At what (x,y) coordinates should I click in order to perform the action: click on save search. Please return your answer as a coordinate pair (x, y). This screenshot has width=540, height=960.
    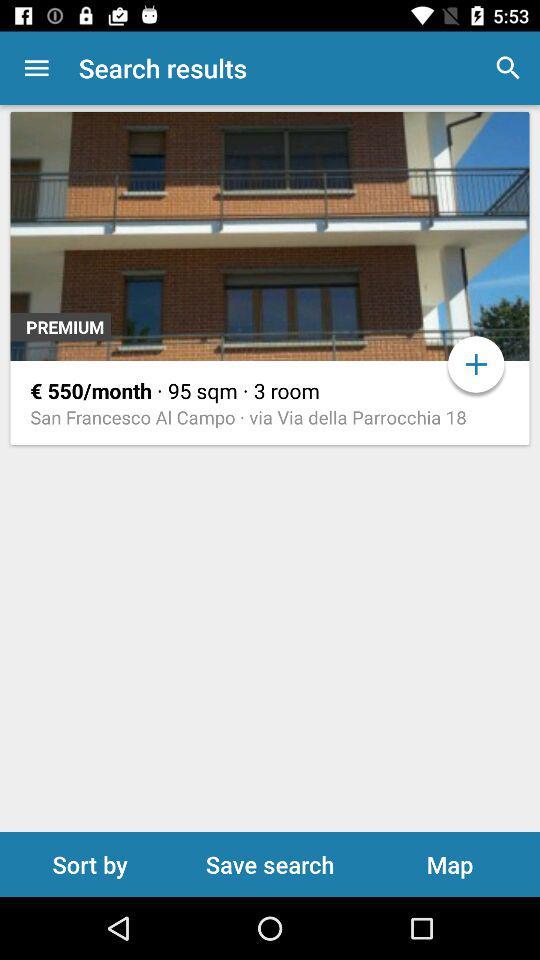
    Looking at the image, I should click on (270, 863).